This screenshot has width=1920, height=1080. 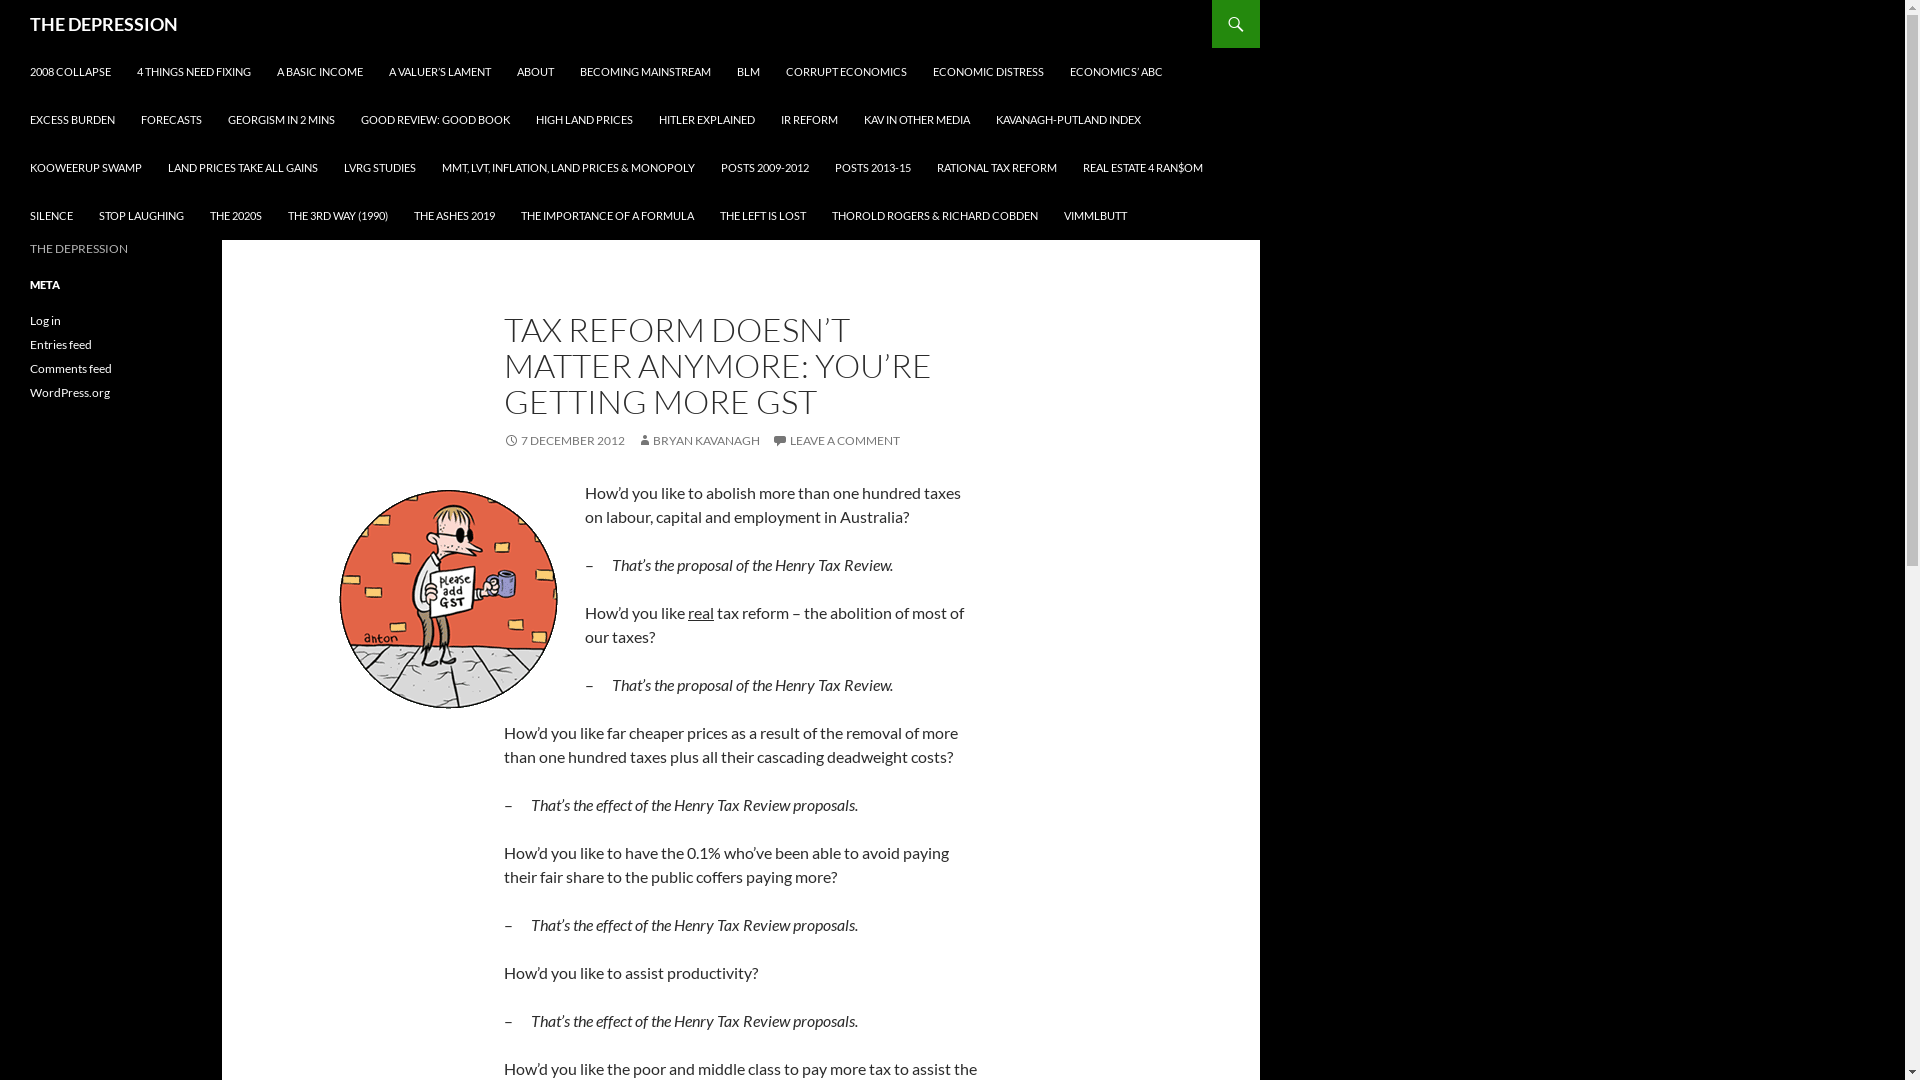 What do you see at coordinates (567, 167) in the screenshot?
I see `'MMT, LVT, INFLATION, LAND PRICES & MONOPOLY'` at bounding box center [567, 167].